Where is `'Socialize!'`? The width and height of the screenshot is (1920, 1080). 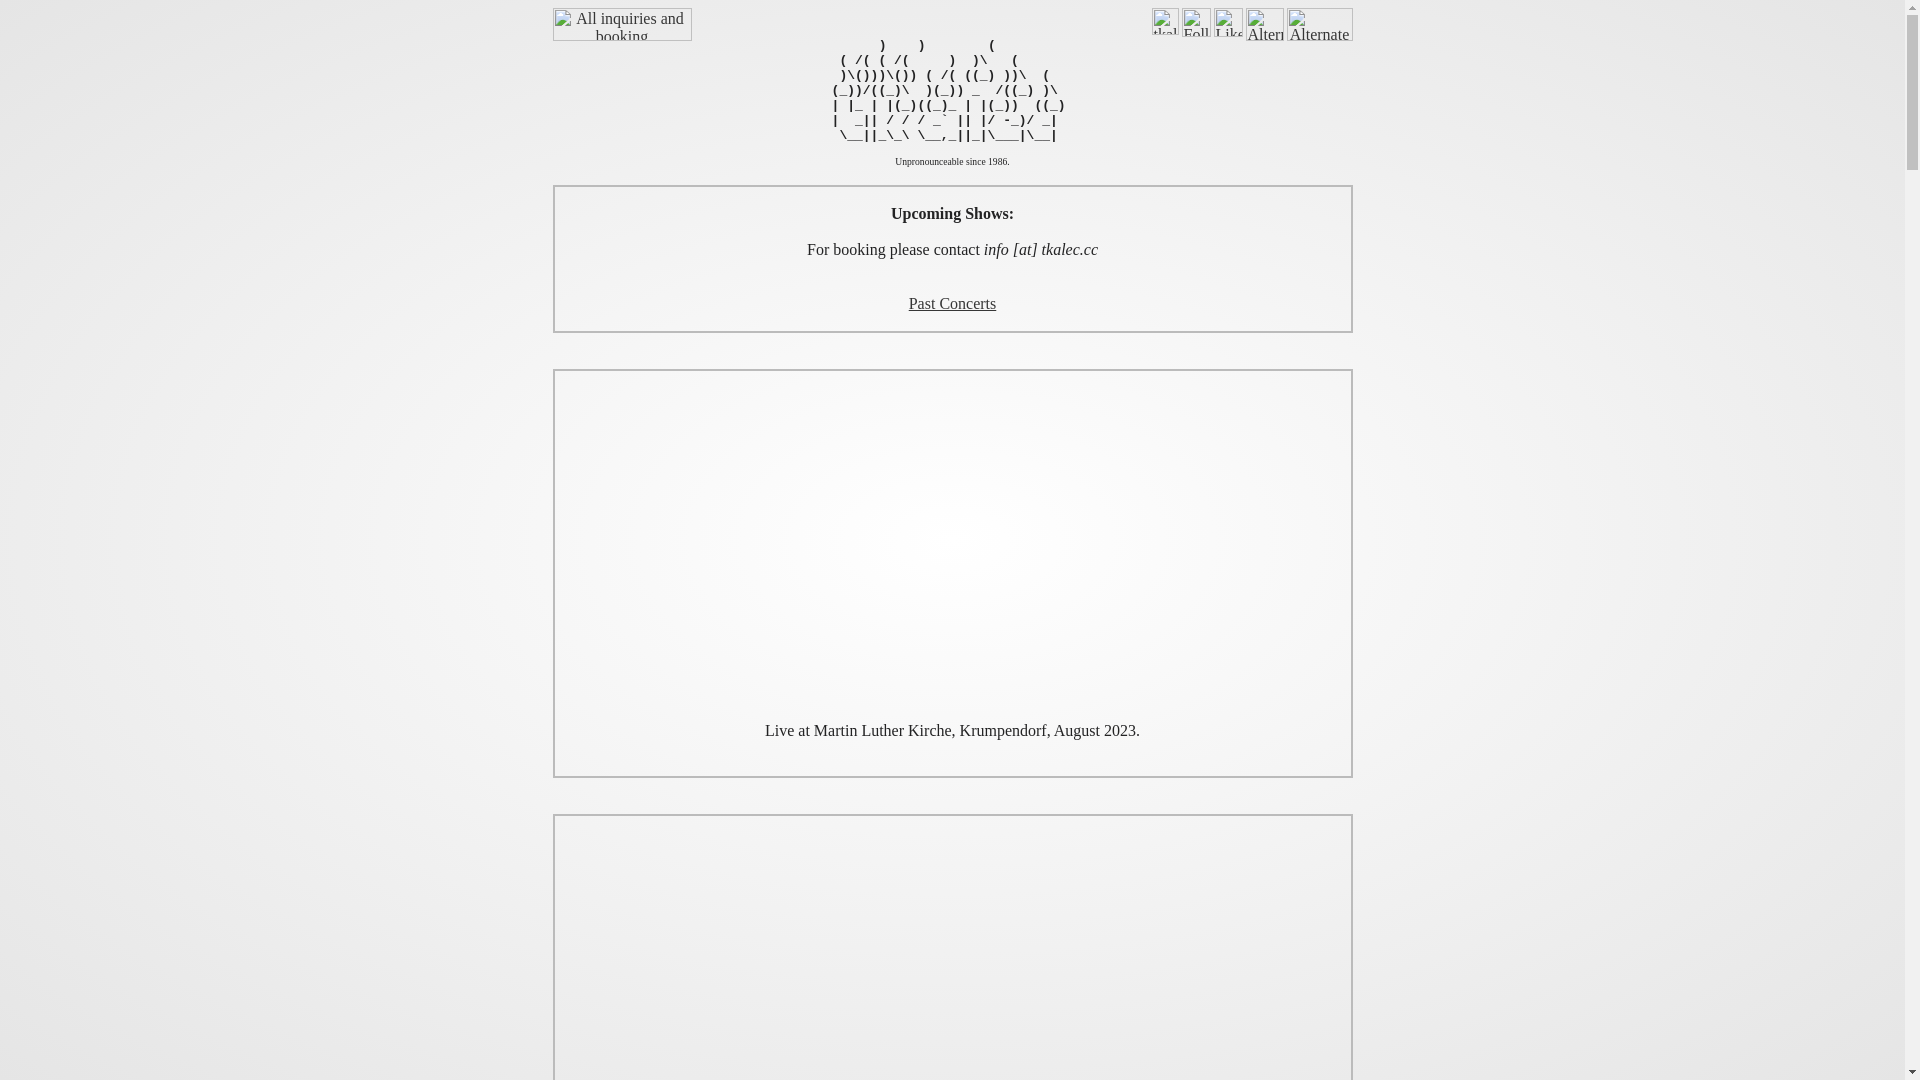 'Socialize!' is located at coordinates (1227, 22).